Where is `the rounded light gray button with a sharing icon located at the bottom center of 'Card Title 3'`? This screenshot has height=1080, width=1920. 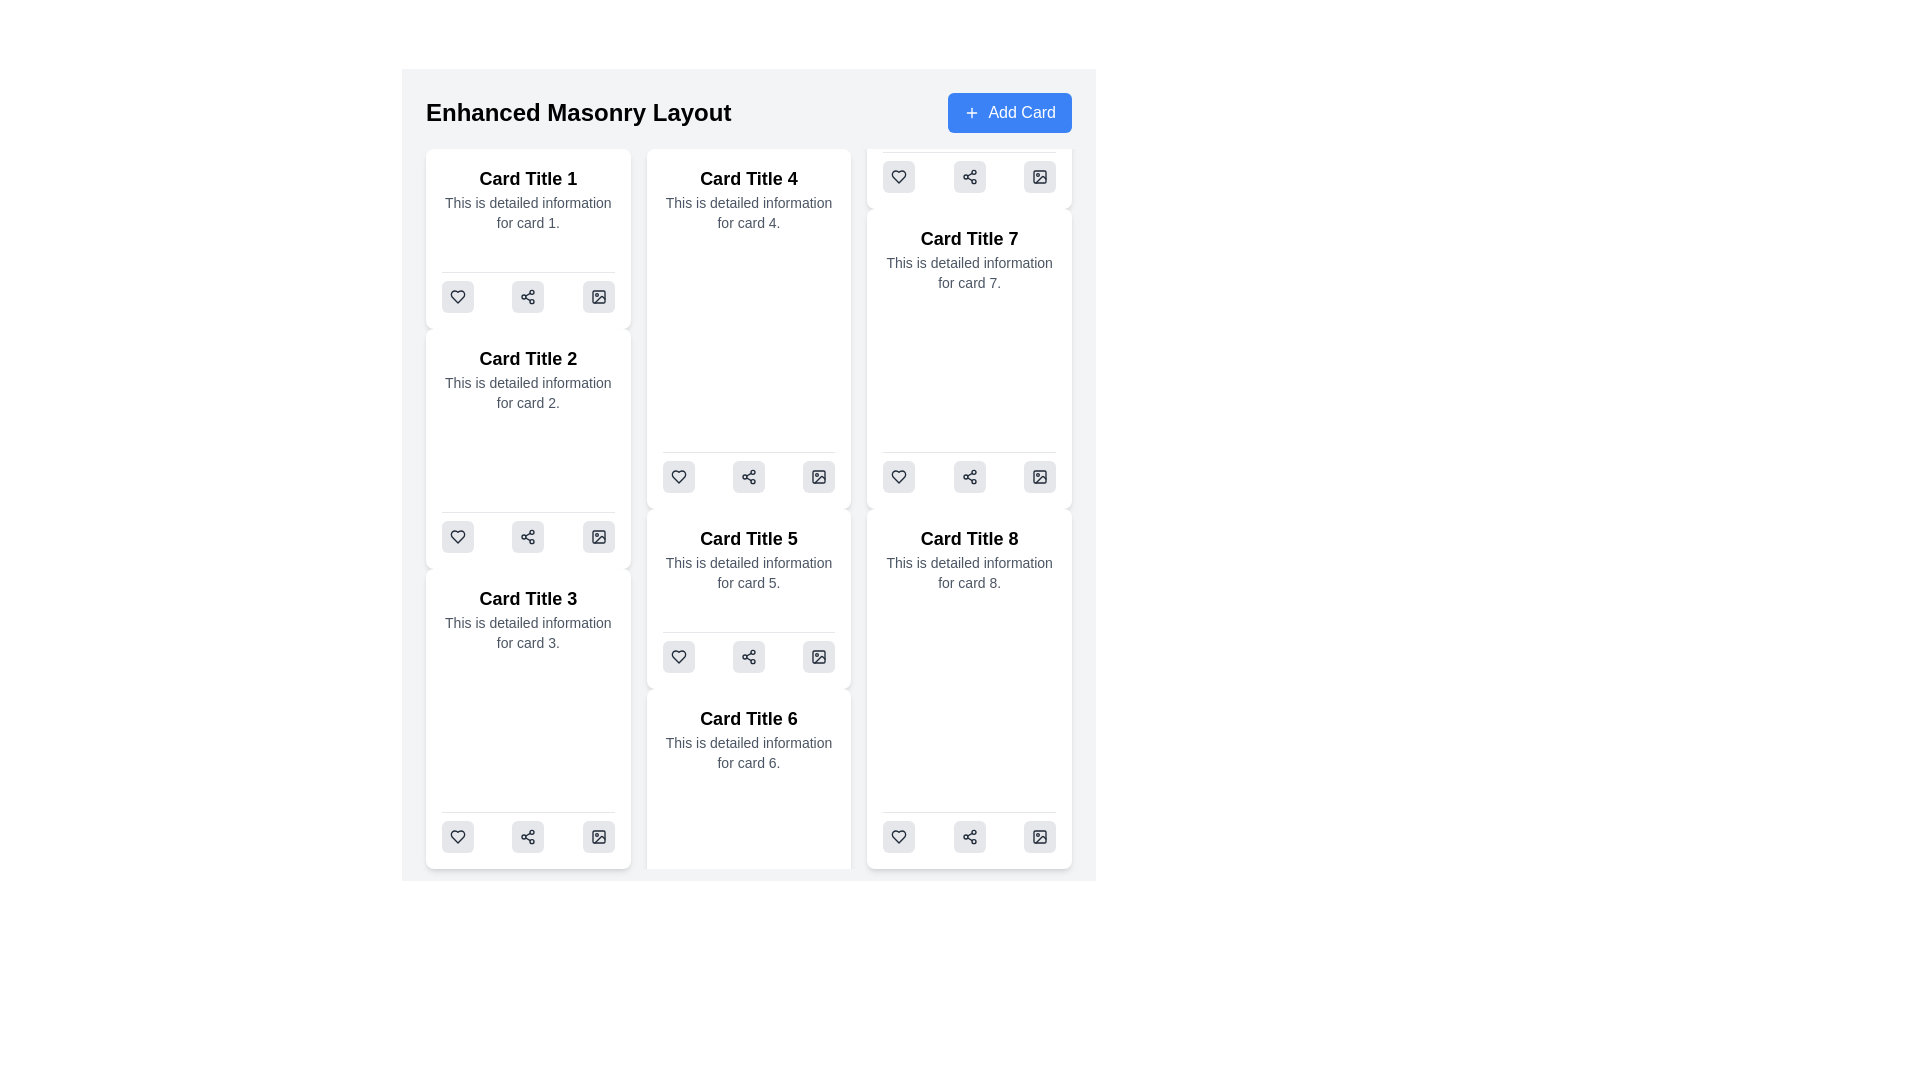 the rounded light gray button with a sharing icon located at the bottom center of 'Card Title 3' is located at coordinates (528, 837).